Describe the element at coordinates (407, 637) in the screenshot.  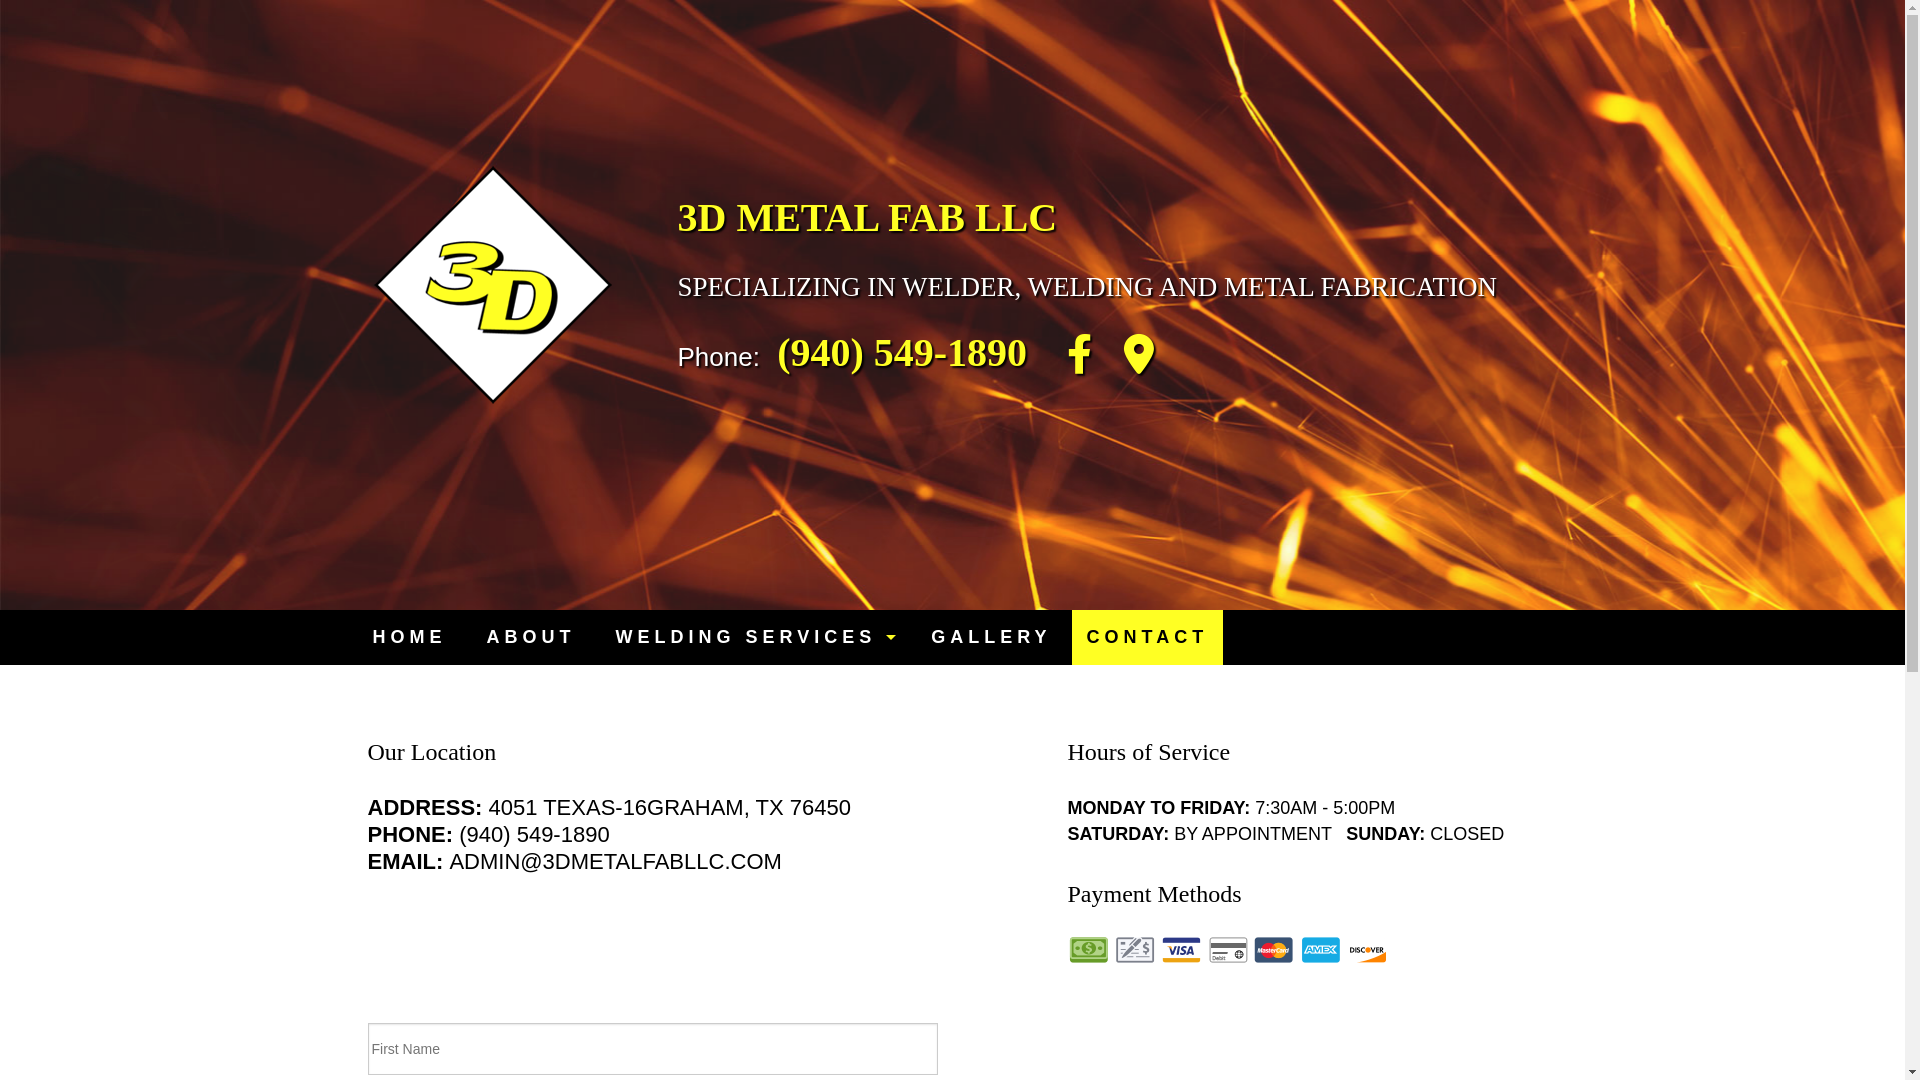
I see `'HOME'` at that location.